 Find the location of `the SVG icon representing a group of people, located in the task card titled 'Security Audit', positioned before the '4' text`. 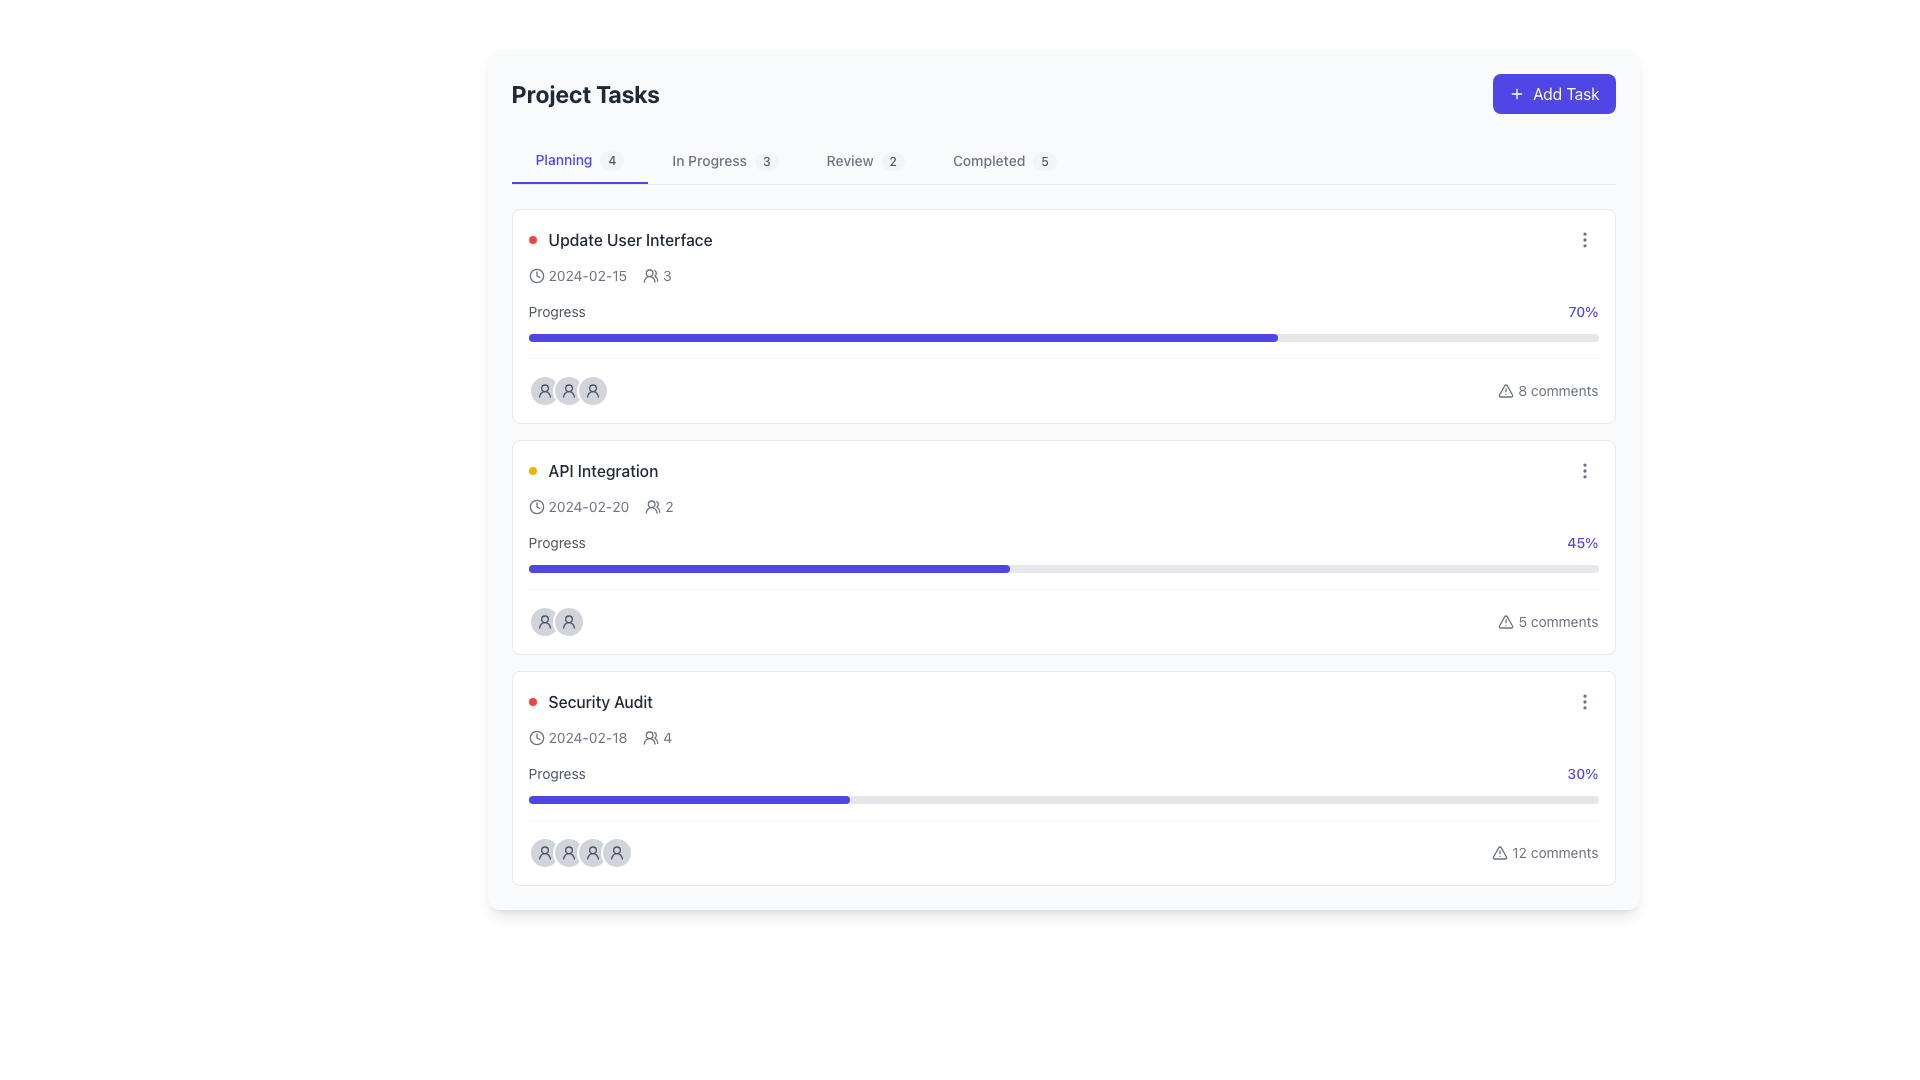

the SVG icon representing a group of people, located in the task card titled 'Security Audit', positioned before the '4' text is located at coordinates (651, 737).